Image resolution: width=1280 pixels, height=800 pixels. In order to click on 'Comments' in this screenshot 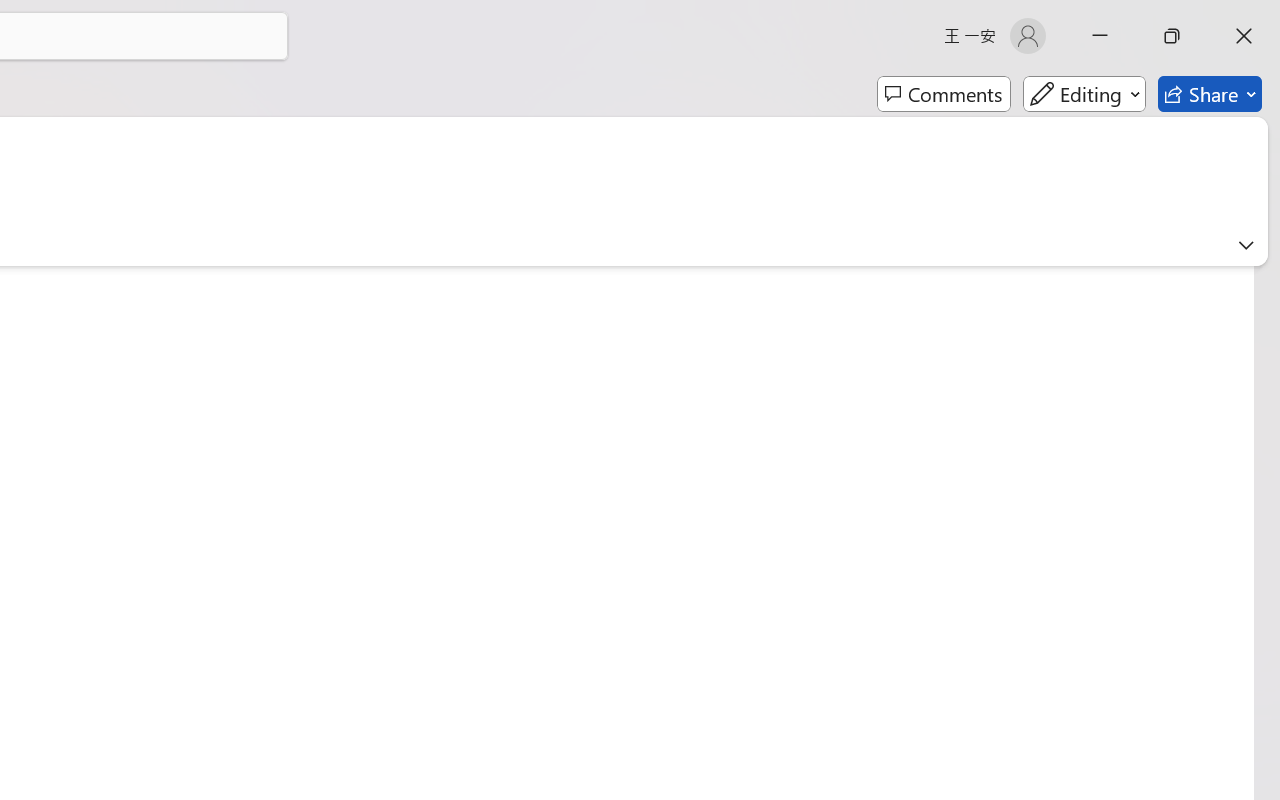, I will do `click(943, 94)`.